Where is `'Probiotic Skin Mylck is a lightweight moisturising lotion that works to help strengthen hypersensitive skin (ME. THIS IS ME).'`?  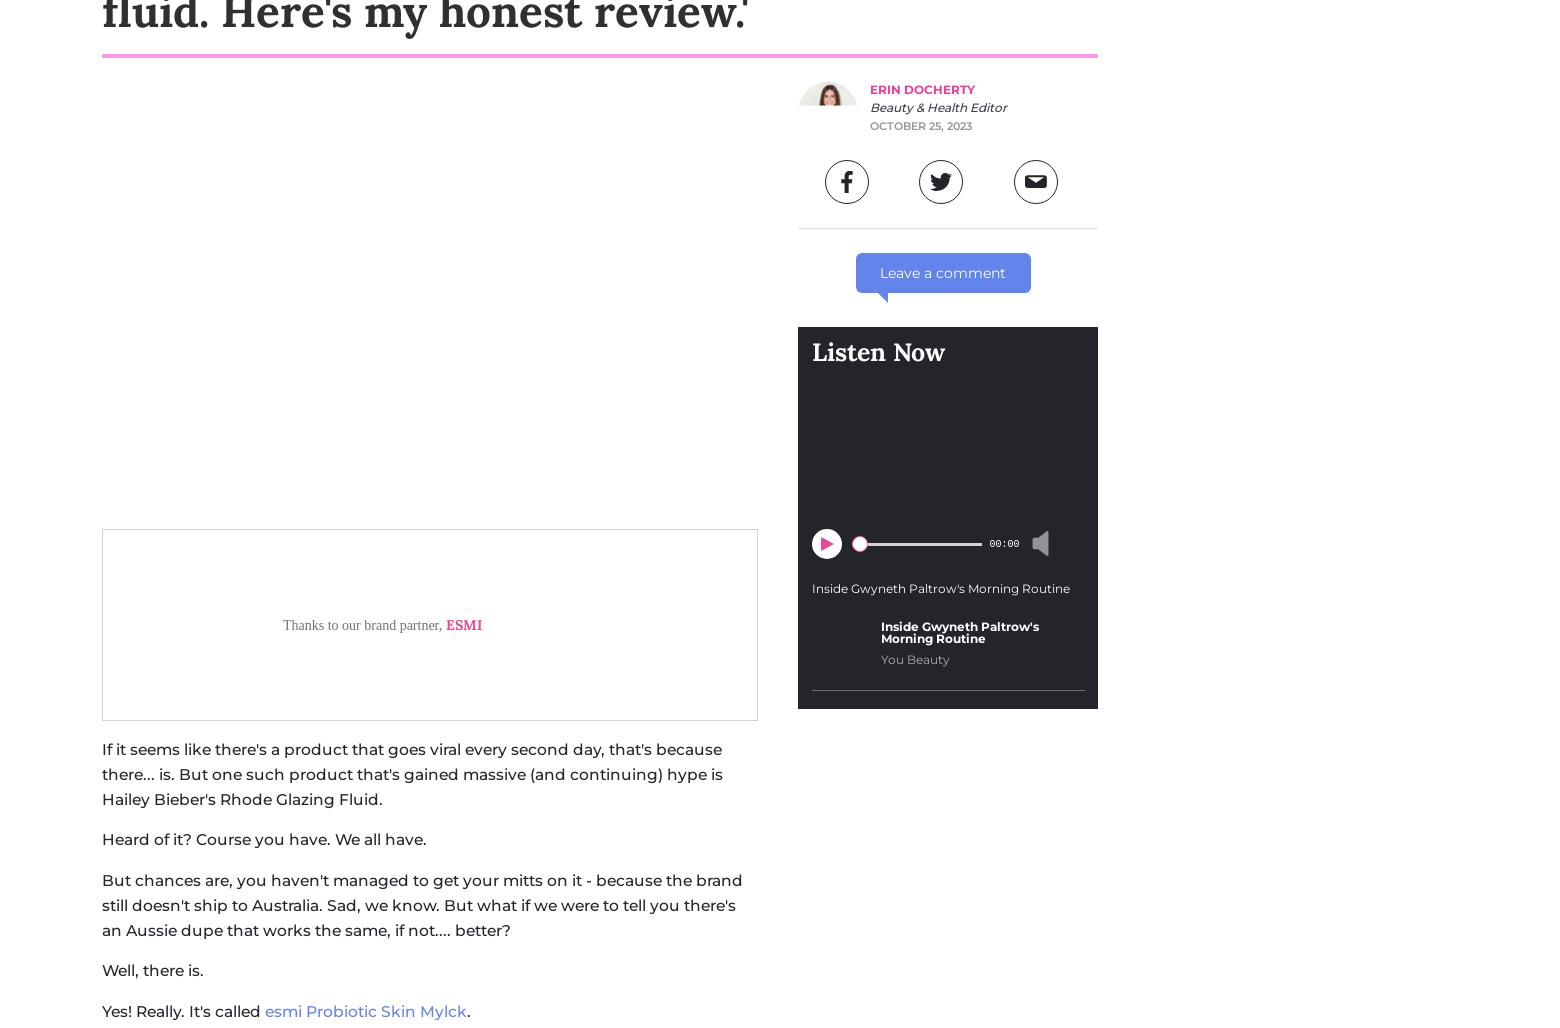
'Probiotic Skin Mylck is a lightweight moisturising lotion that works to help strengthen hypersensitive skin (ME. THIS IS ME).' is located at coordinates (394, 654).